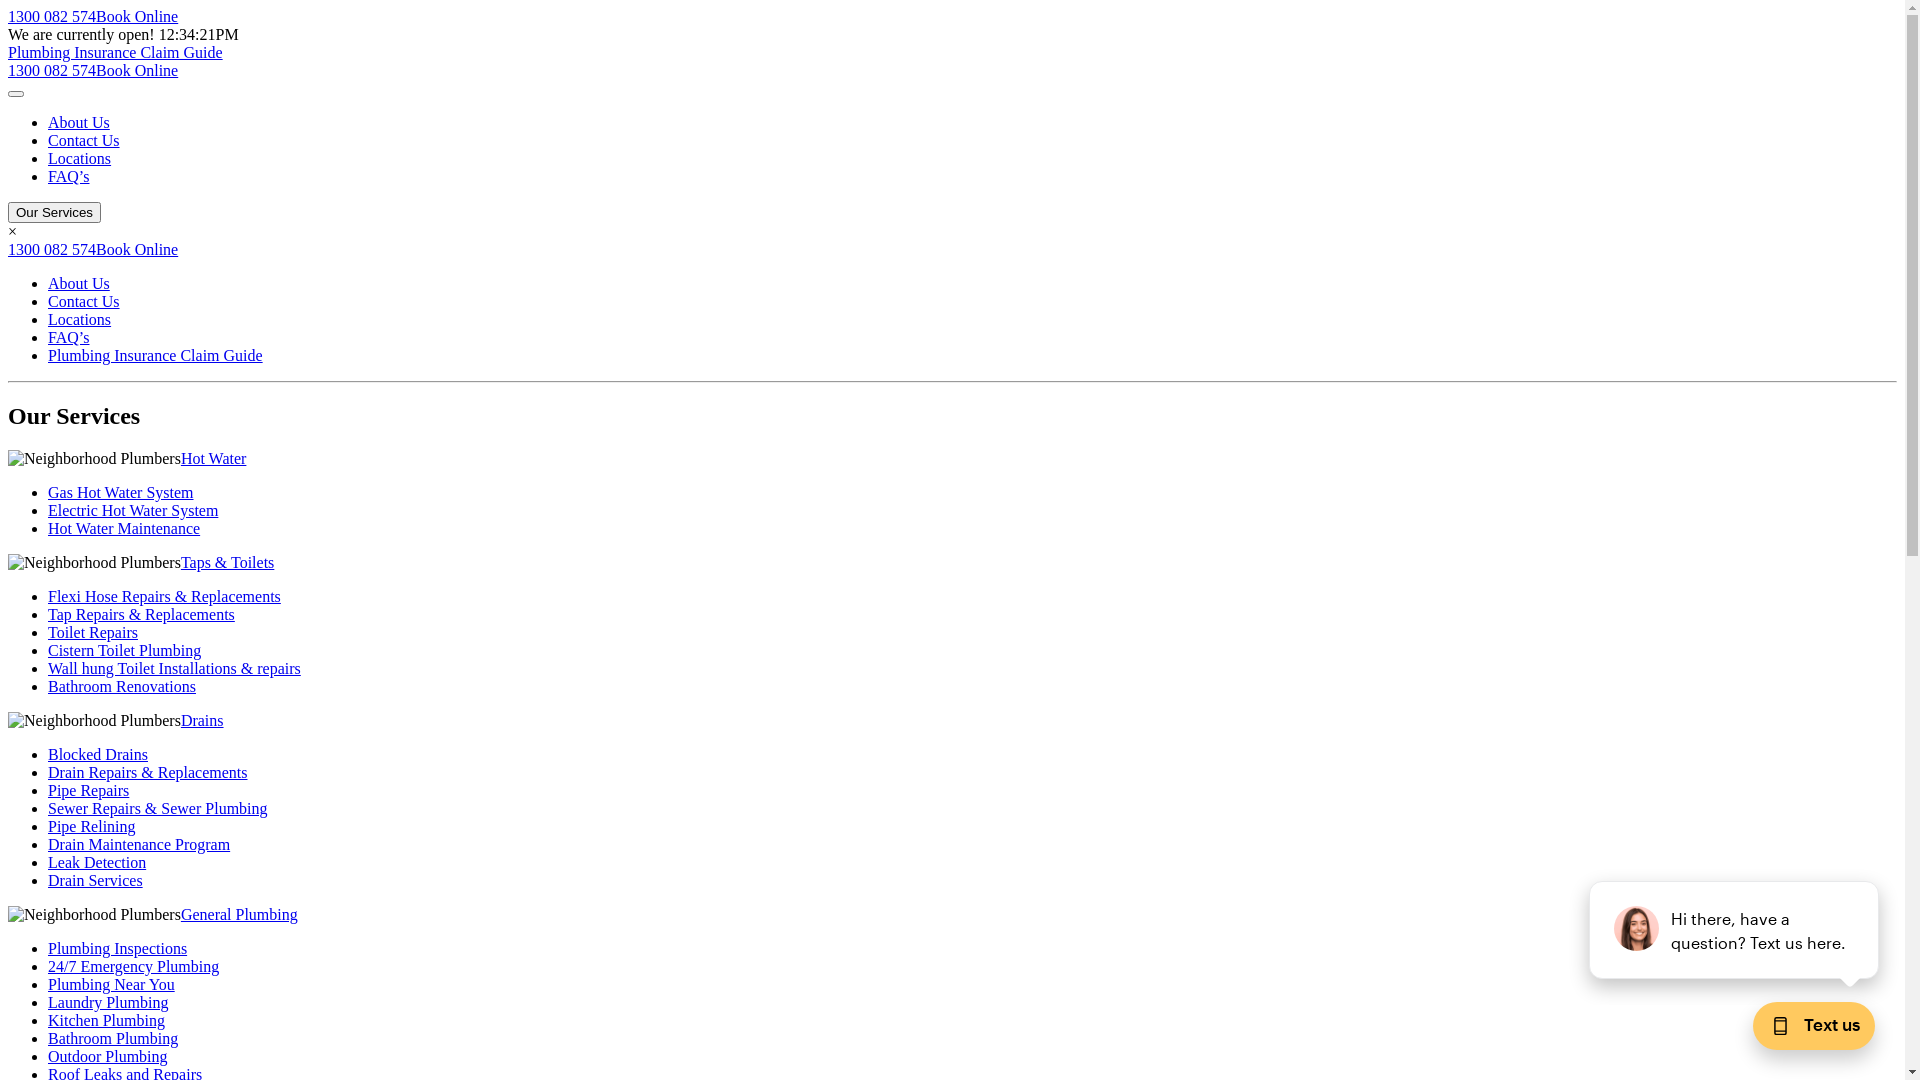  What do you see at coordinates (48, 771) in the screenshot?
I see `'Drain Repairs & Replacements'` at bounding box center [48, 771].